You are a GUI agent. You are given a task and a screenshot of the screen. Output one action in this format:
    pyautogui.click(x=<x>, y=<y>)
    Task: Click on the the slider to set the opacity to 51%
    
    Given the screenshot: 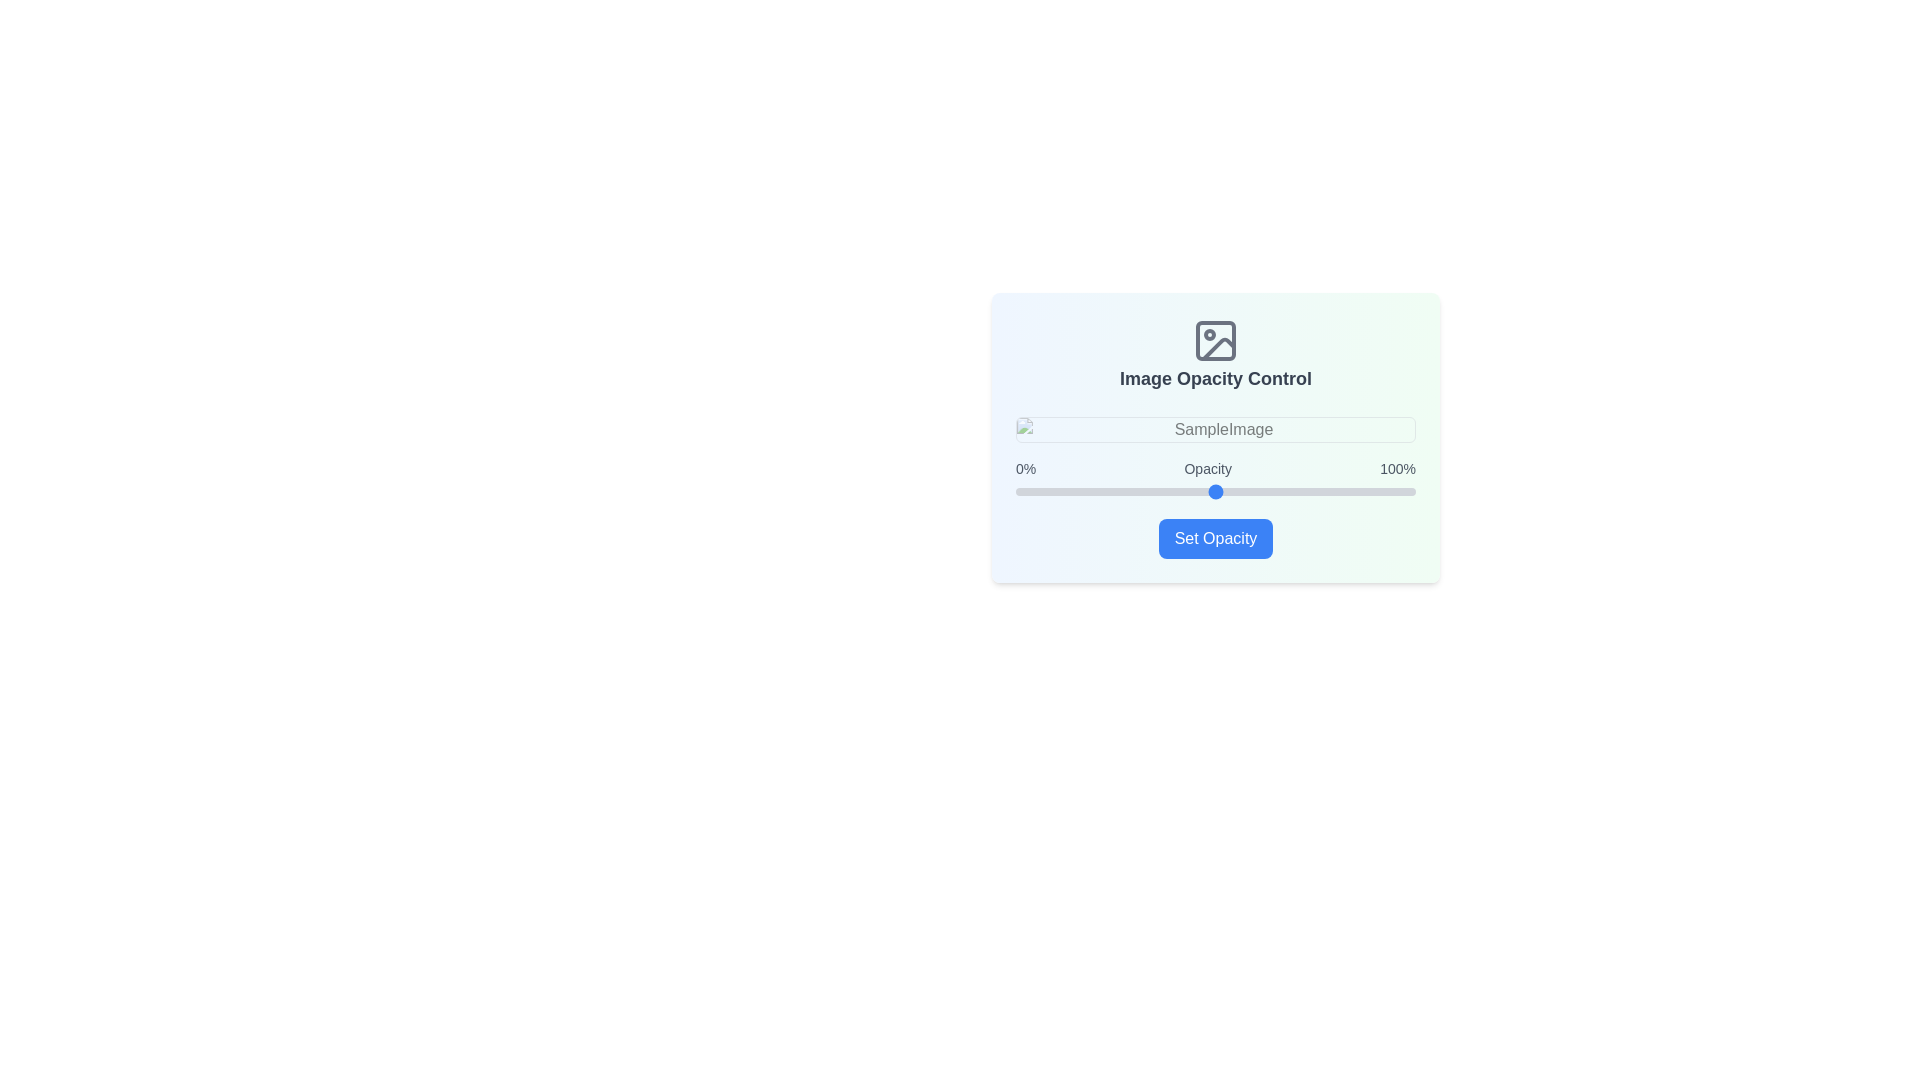 What is the action you would take?
    pyautogui.click(x=1218, y=492)
    